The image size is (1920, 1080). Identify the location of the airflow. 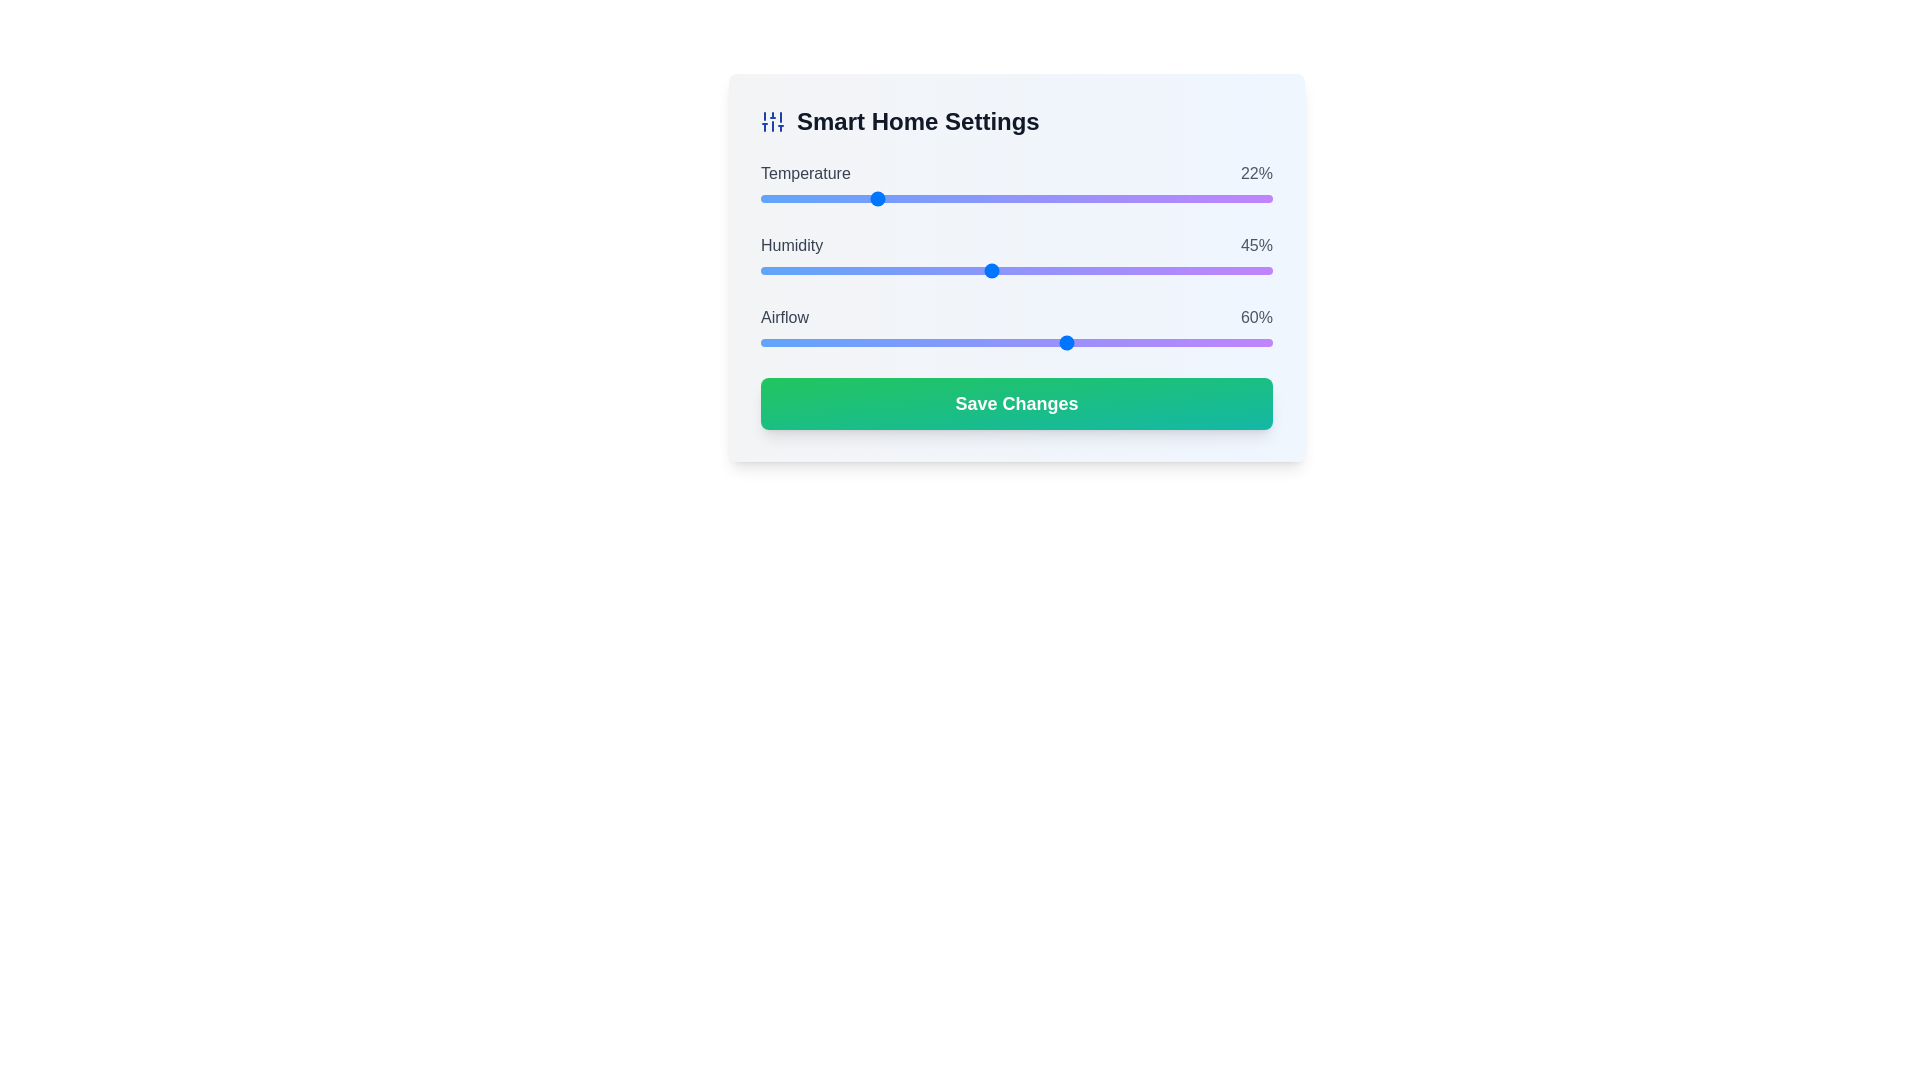
(1170, 342).